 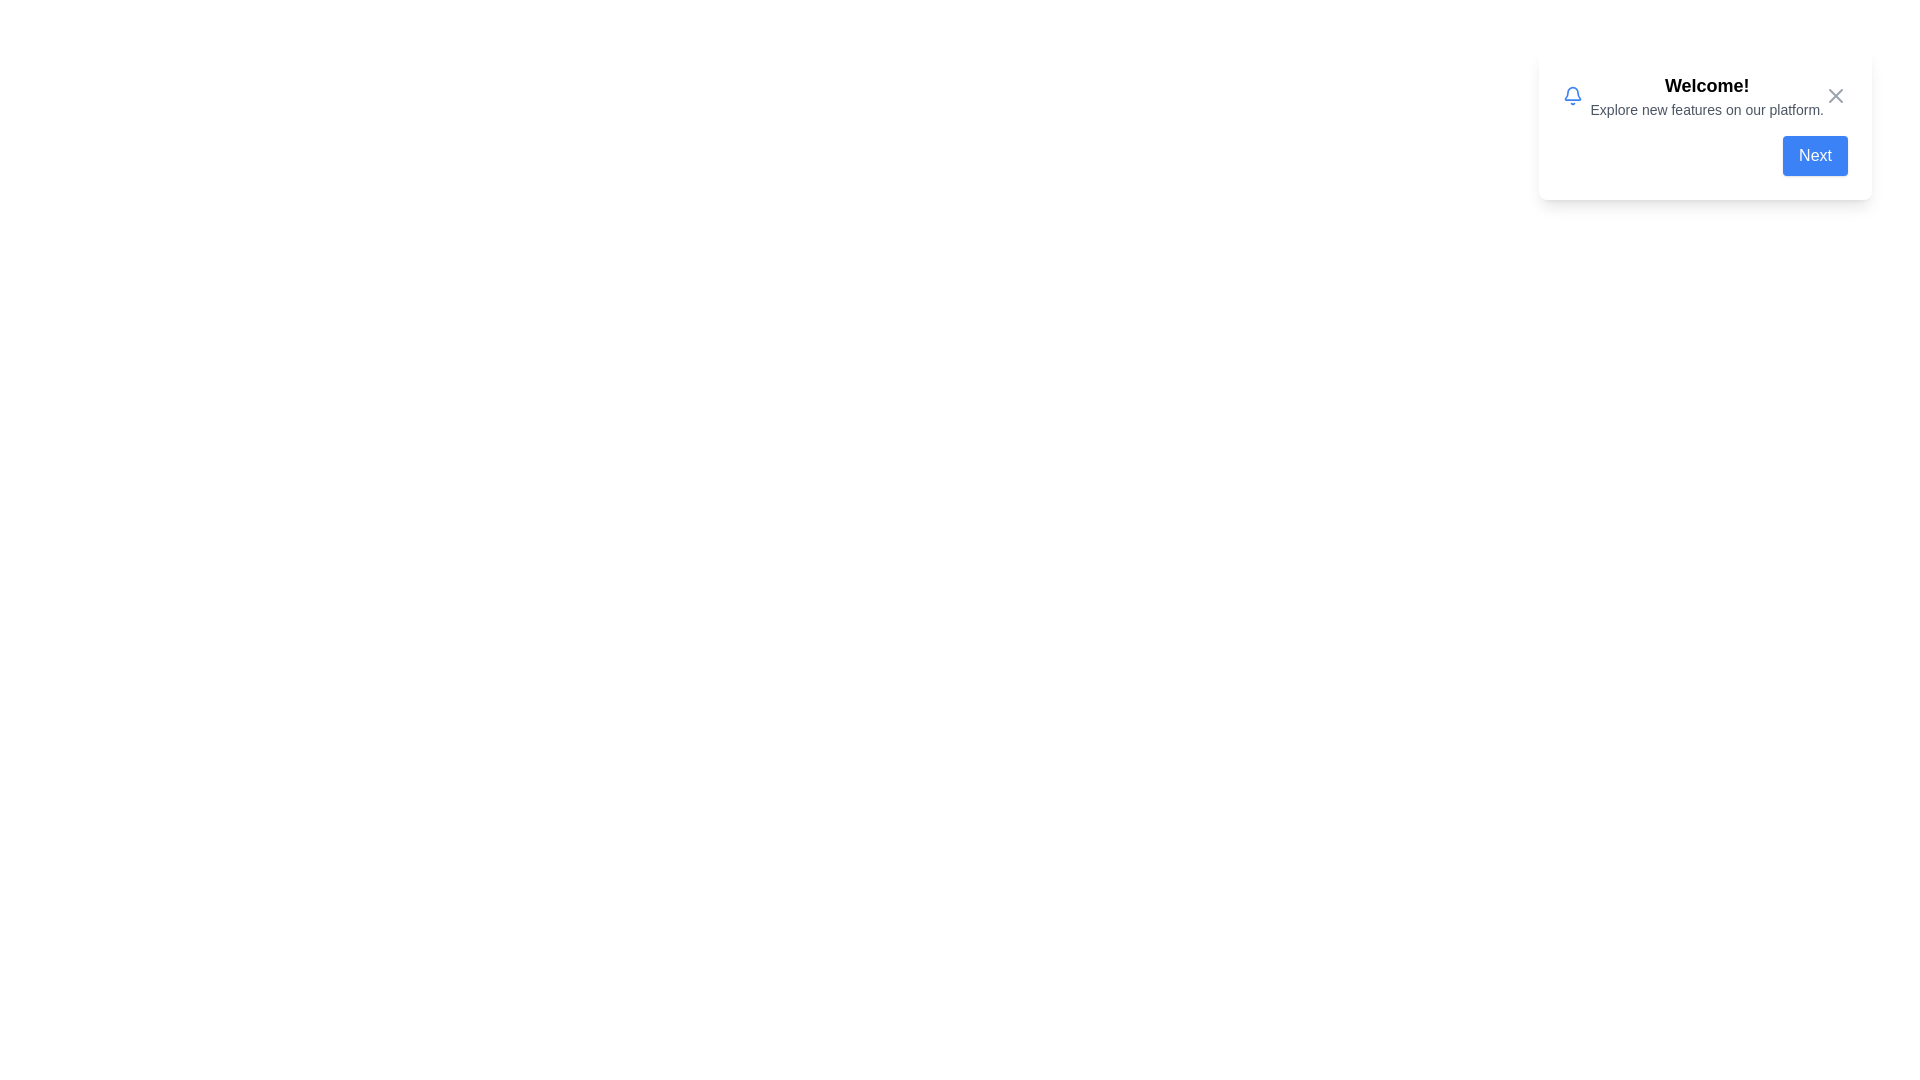 I want to click on the notification icon to focus on it, so click(x=1571, y=96).